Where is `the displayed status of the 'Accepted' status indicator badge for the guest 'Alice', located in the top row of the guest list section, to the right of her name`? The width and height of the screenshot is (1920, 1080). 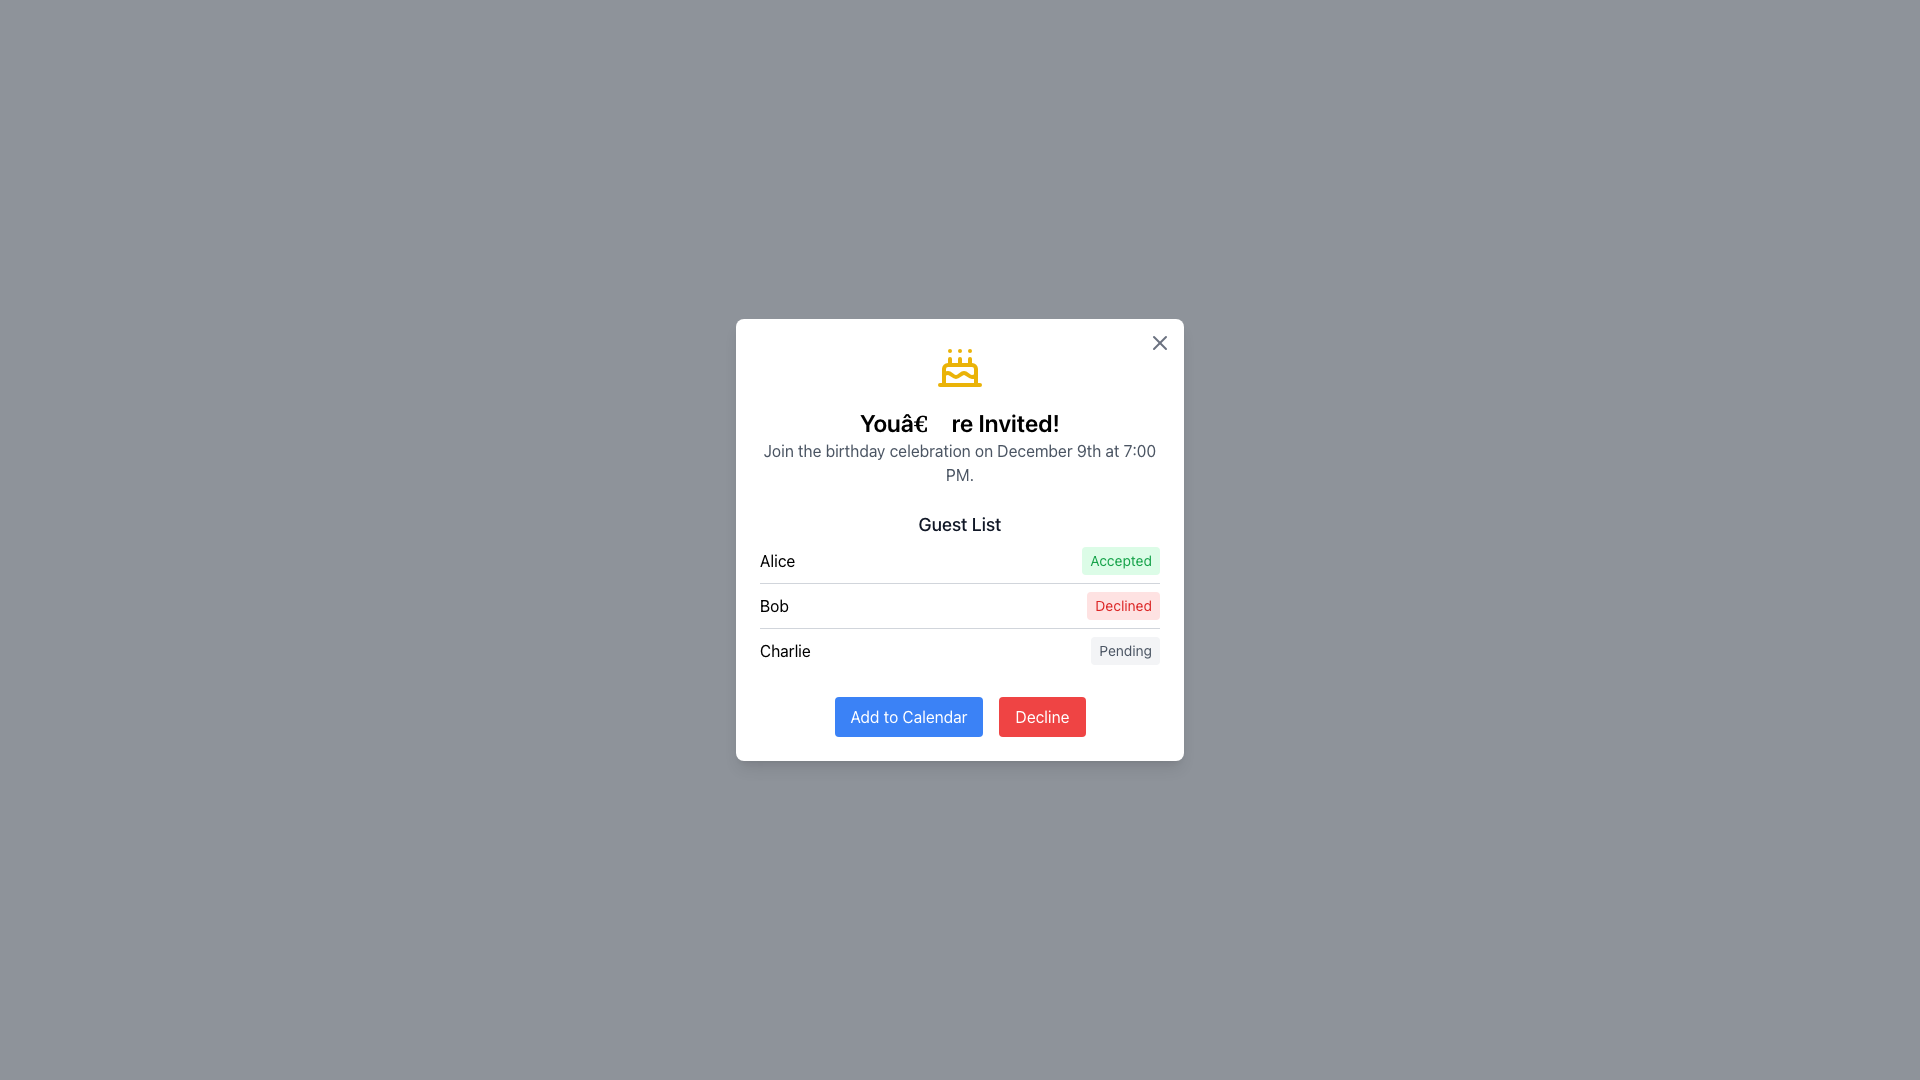 the displayed status of the 'Accepted' status indicator badge for the guest 'Alice', located in the top row of the guest list section, to the right of her name is located at coordinates (1121, 560).